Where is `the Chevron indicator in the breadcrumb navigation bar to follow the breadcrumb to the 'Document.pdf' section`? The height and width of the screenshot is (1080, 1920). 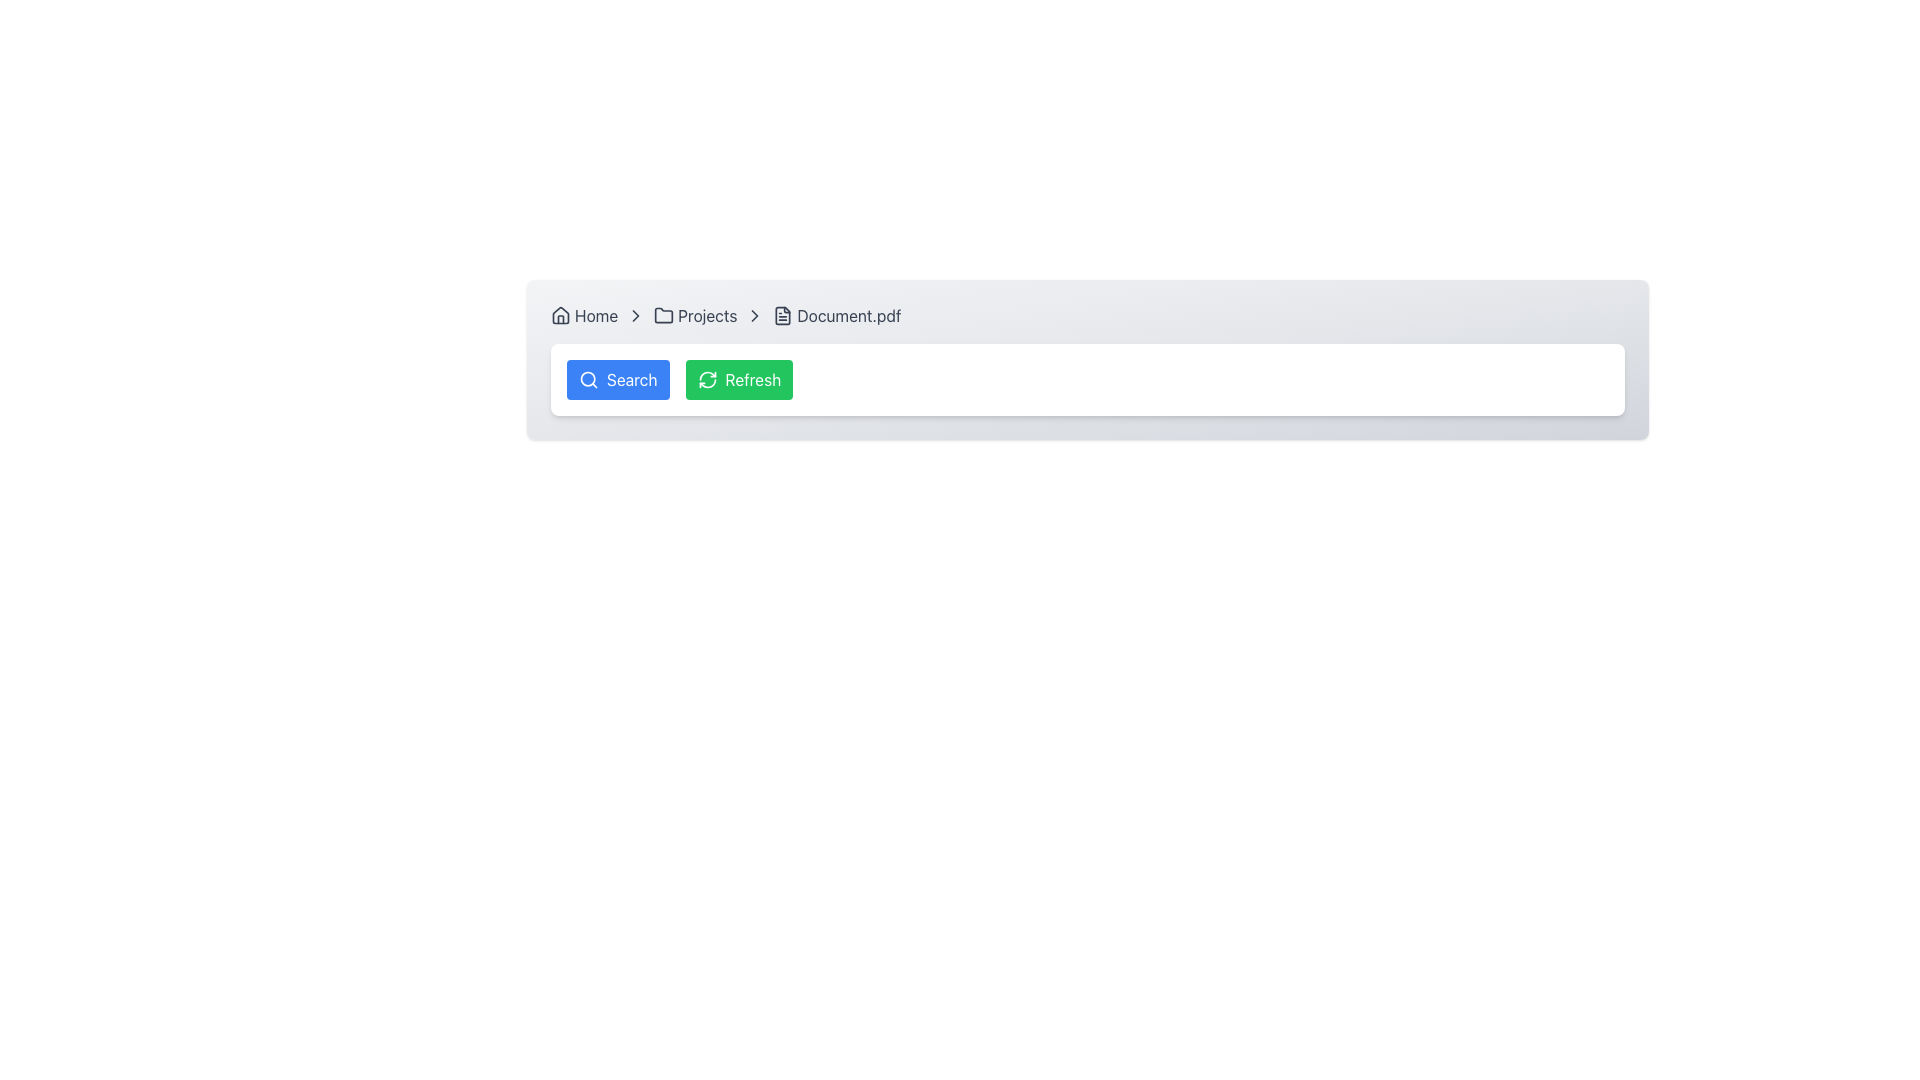
the Chevron indicator in the breadcrumb navigation bar to follow the breadcrumb to the 'Document.pdf' section is located at coordinates (635, 315).